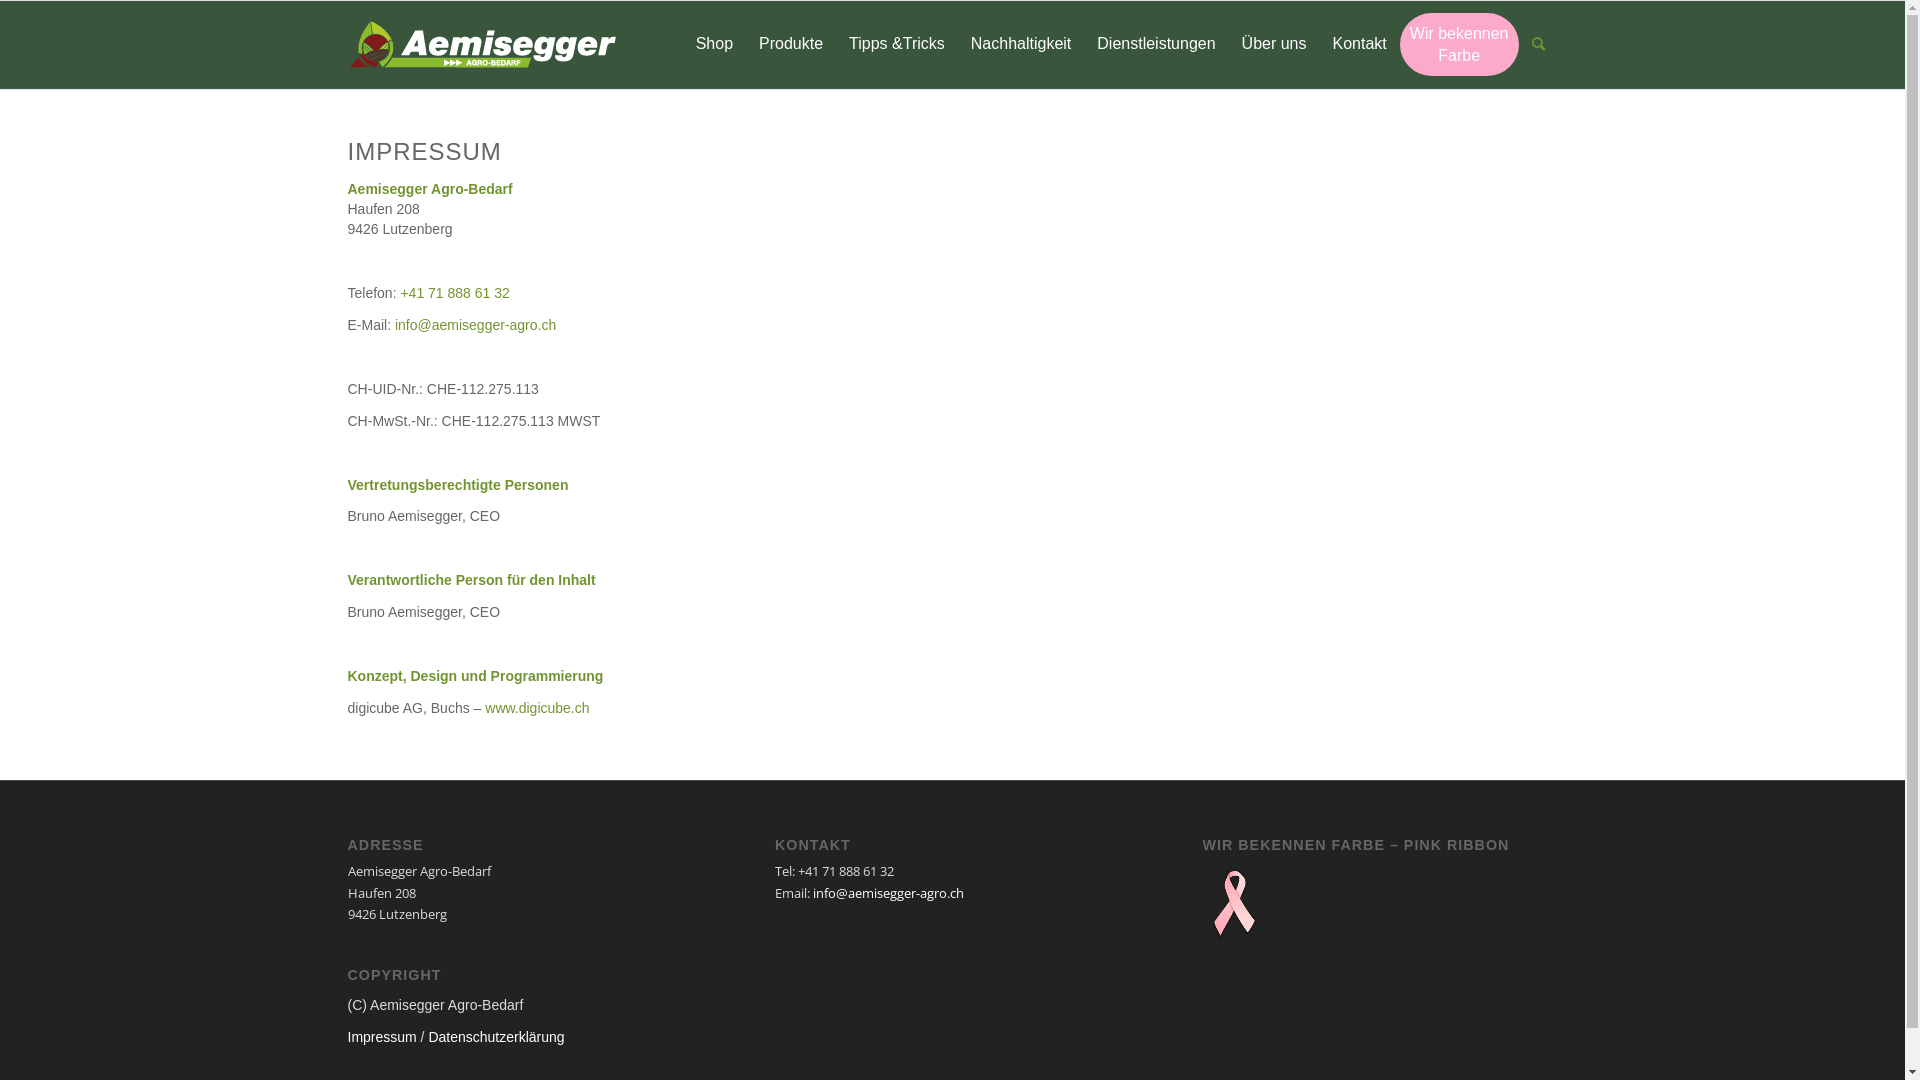 Image resolution: width=1920 pixels, height=1080 pixels. I want to click on 'Kontakt', so click(1359, 45).